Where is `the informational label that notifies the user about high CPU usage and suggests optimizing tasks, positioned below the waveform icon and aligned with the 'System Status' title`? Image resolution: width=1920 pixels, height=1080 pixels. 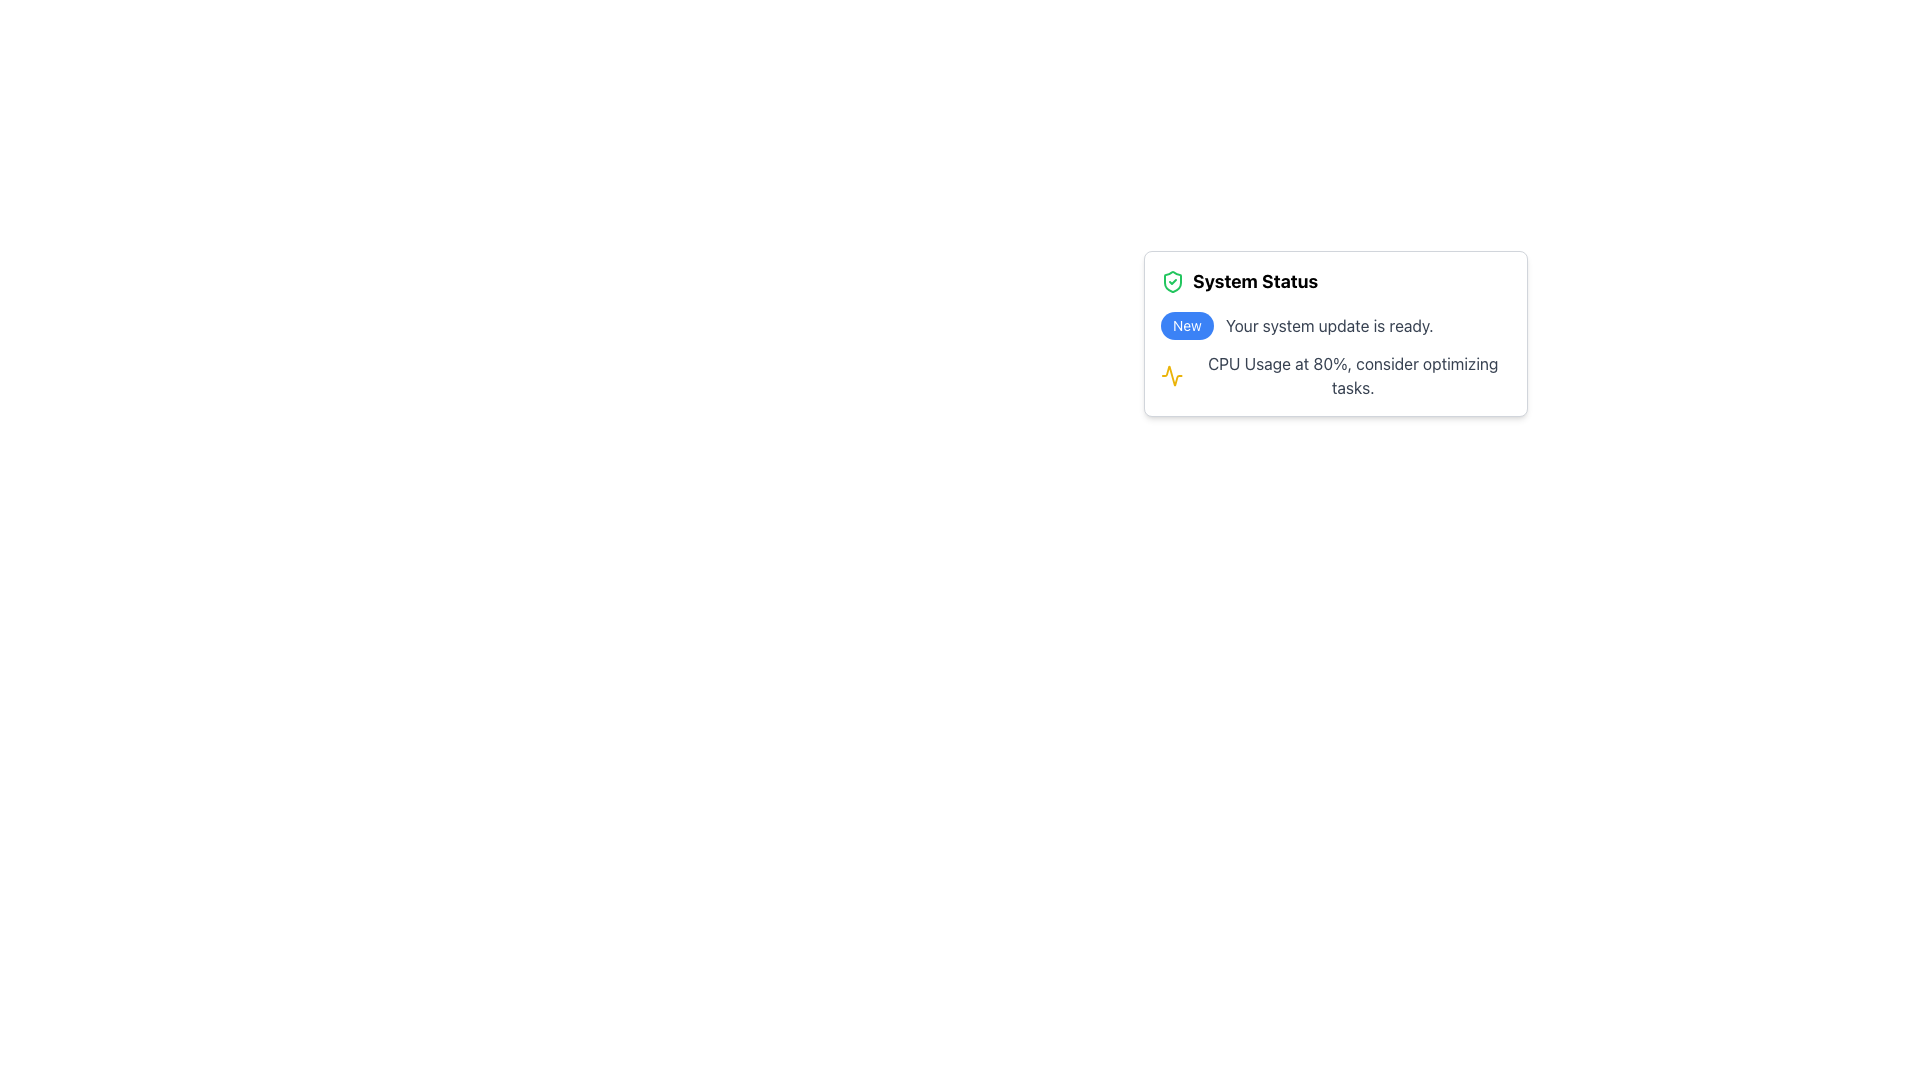
the informational label that notifies the user about high CPU usage and suggests optimizing tasks, positioned below the waveform icon and aligned with the 'System Status' title is located at coordinates (1353, 375).